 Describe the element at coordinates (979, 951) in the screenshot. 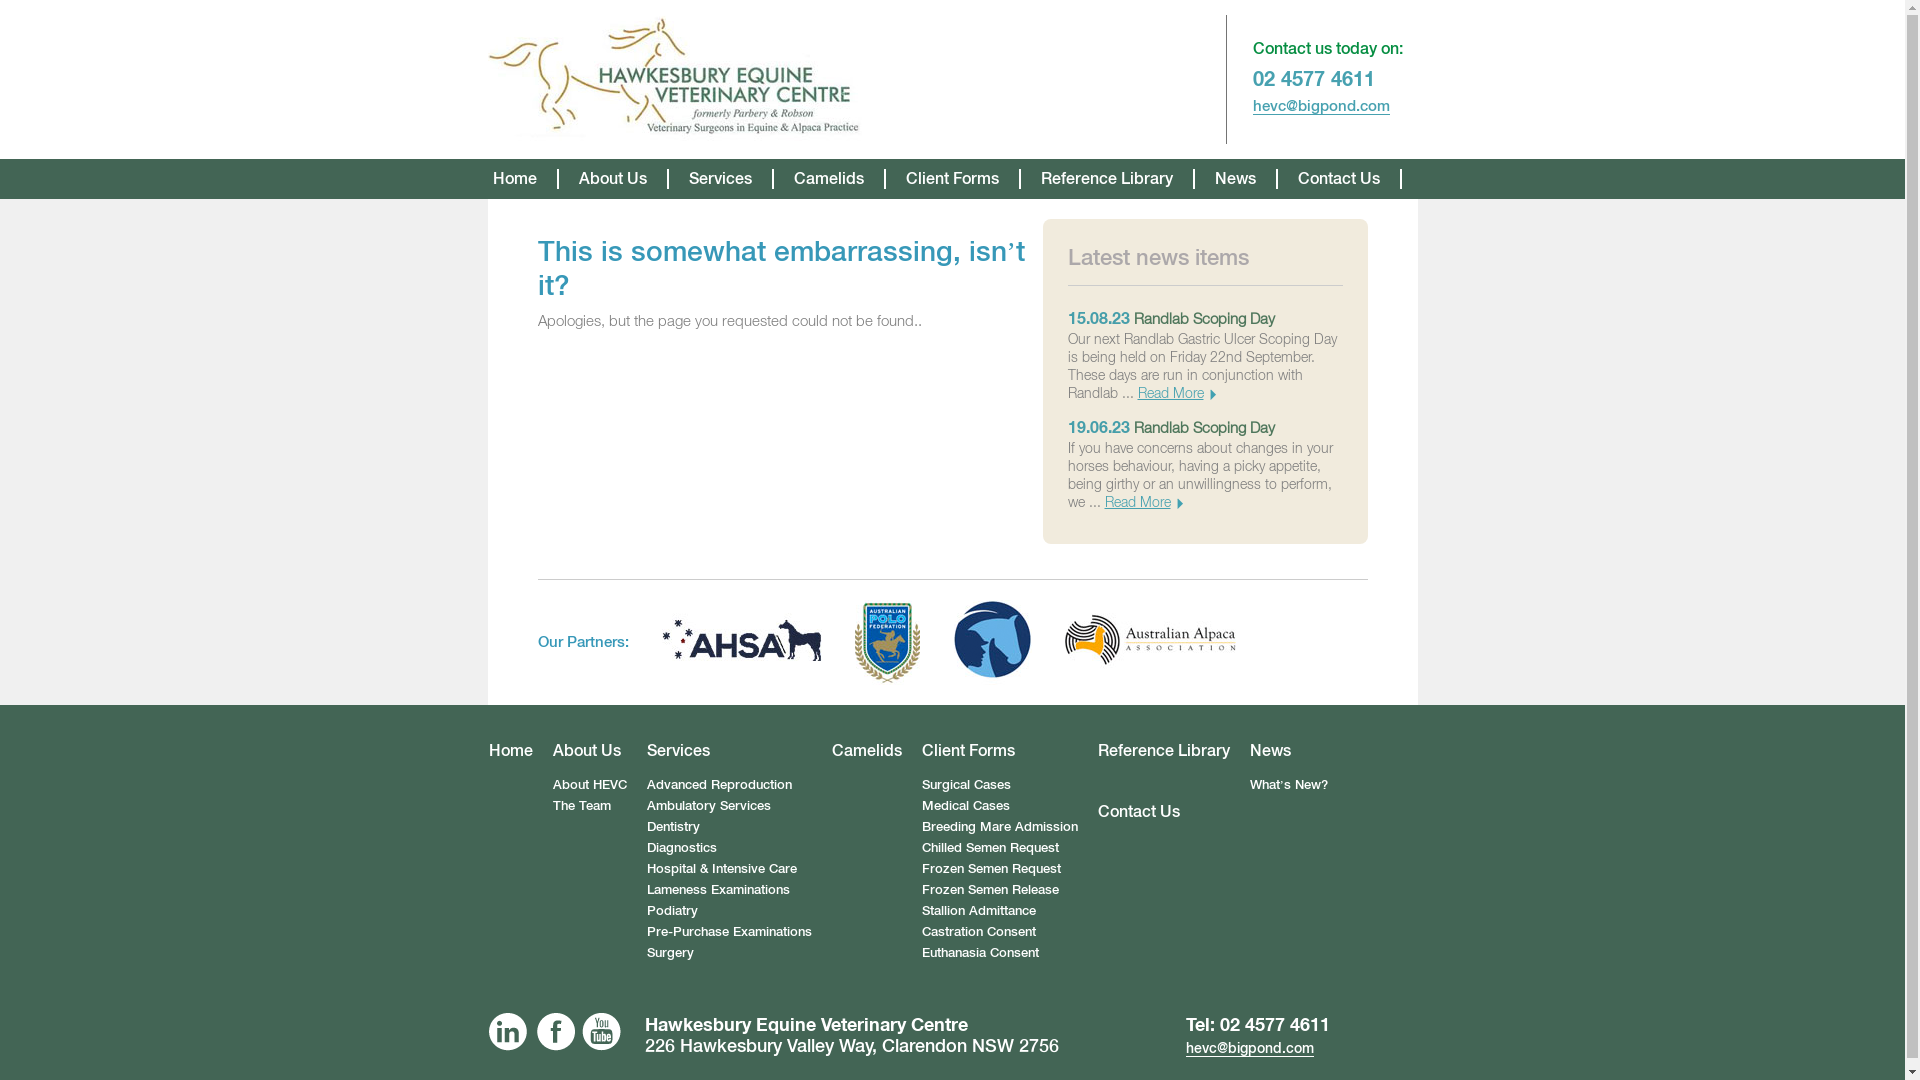

I see `'Euthanasia Consent'` at that location.